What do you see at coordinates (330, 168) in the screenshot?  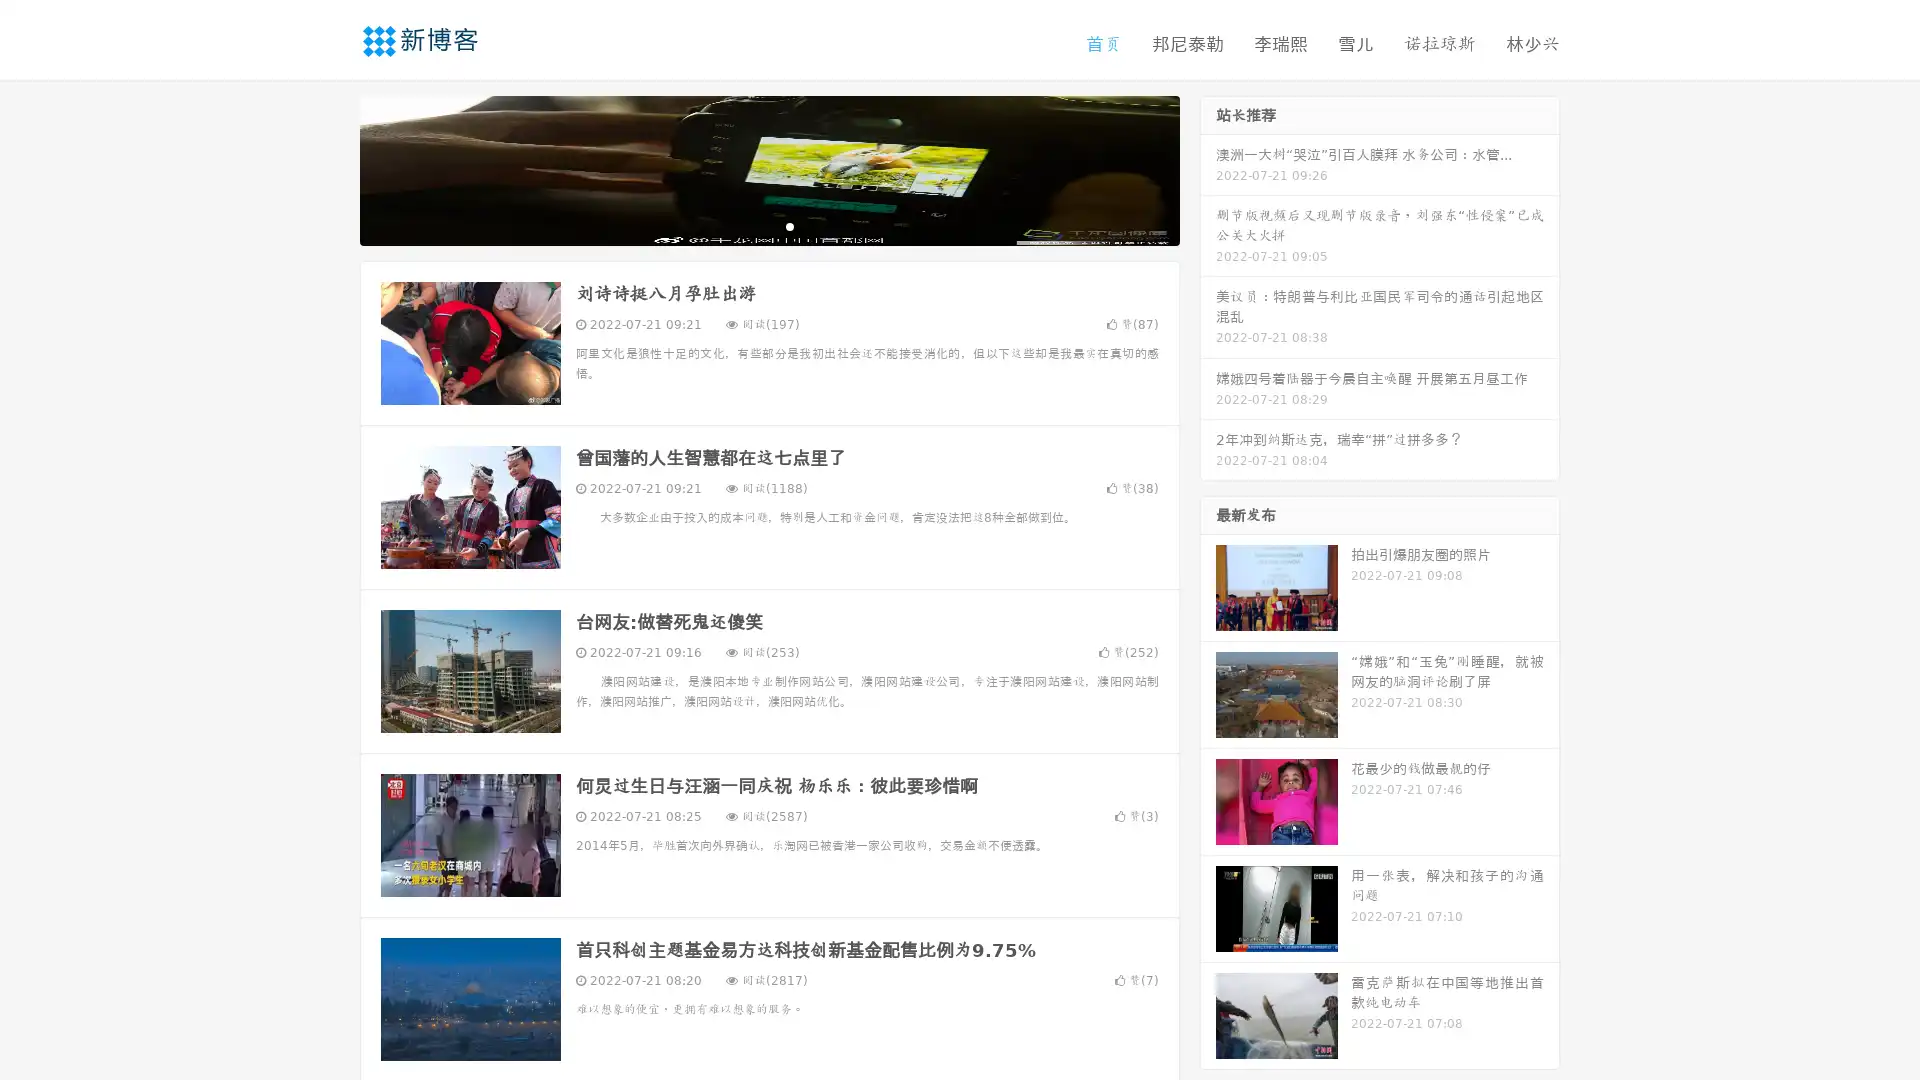 I see `Previous slide` at bounding box center [330, 168].